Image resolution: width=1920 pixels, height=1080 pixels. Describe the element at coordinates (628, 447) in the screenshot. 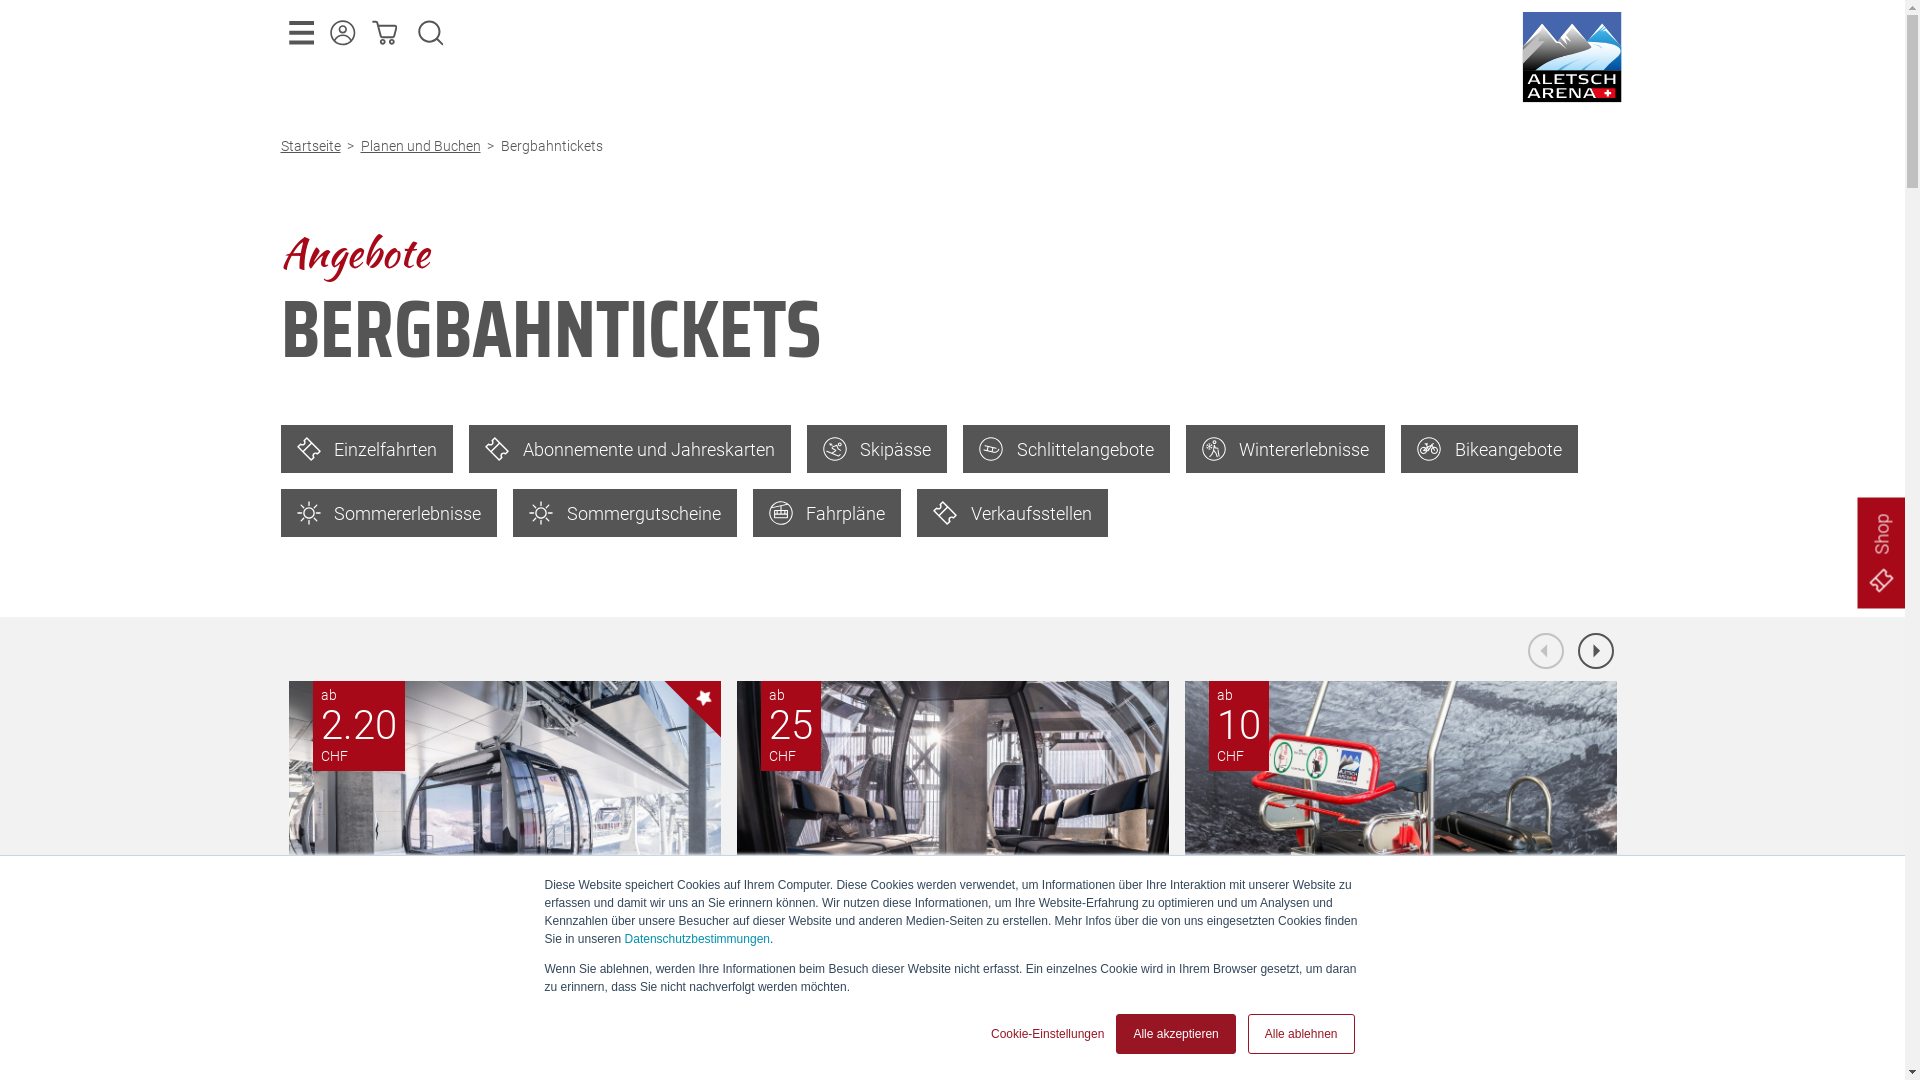

I see `'Abonnemente und Jahreskarten'` at that location.